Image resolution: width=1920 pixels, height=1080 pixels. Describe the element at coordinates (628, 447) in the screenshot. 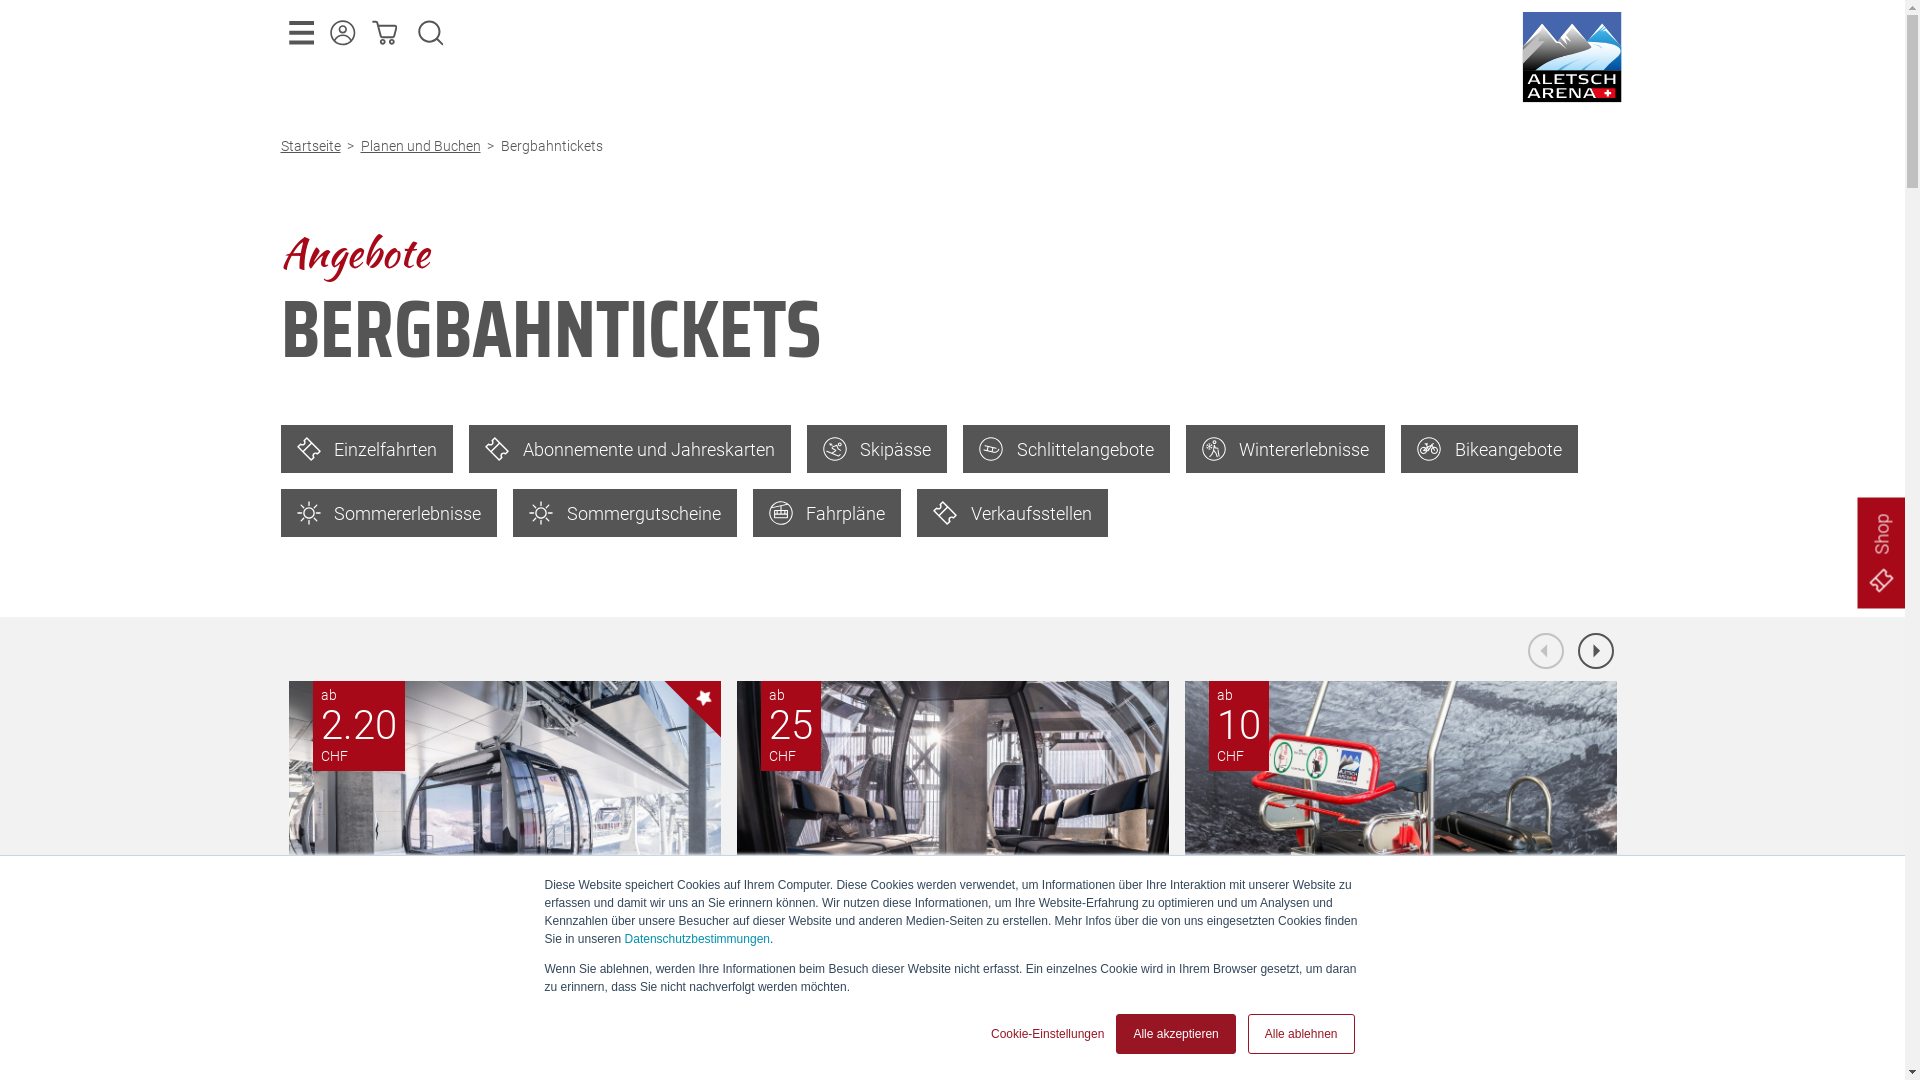

I see `'Abonnemente und Jahreskarten'` at that location.